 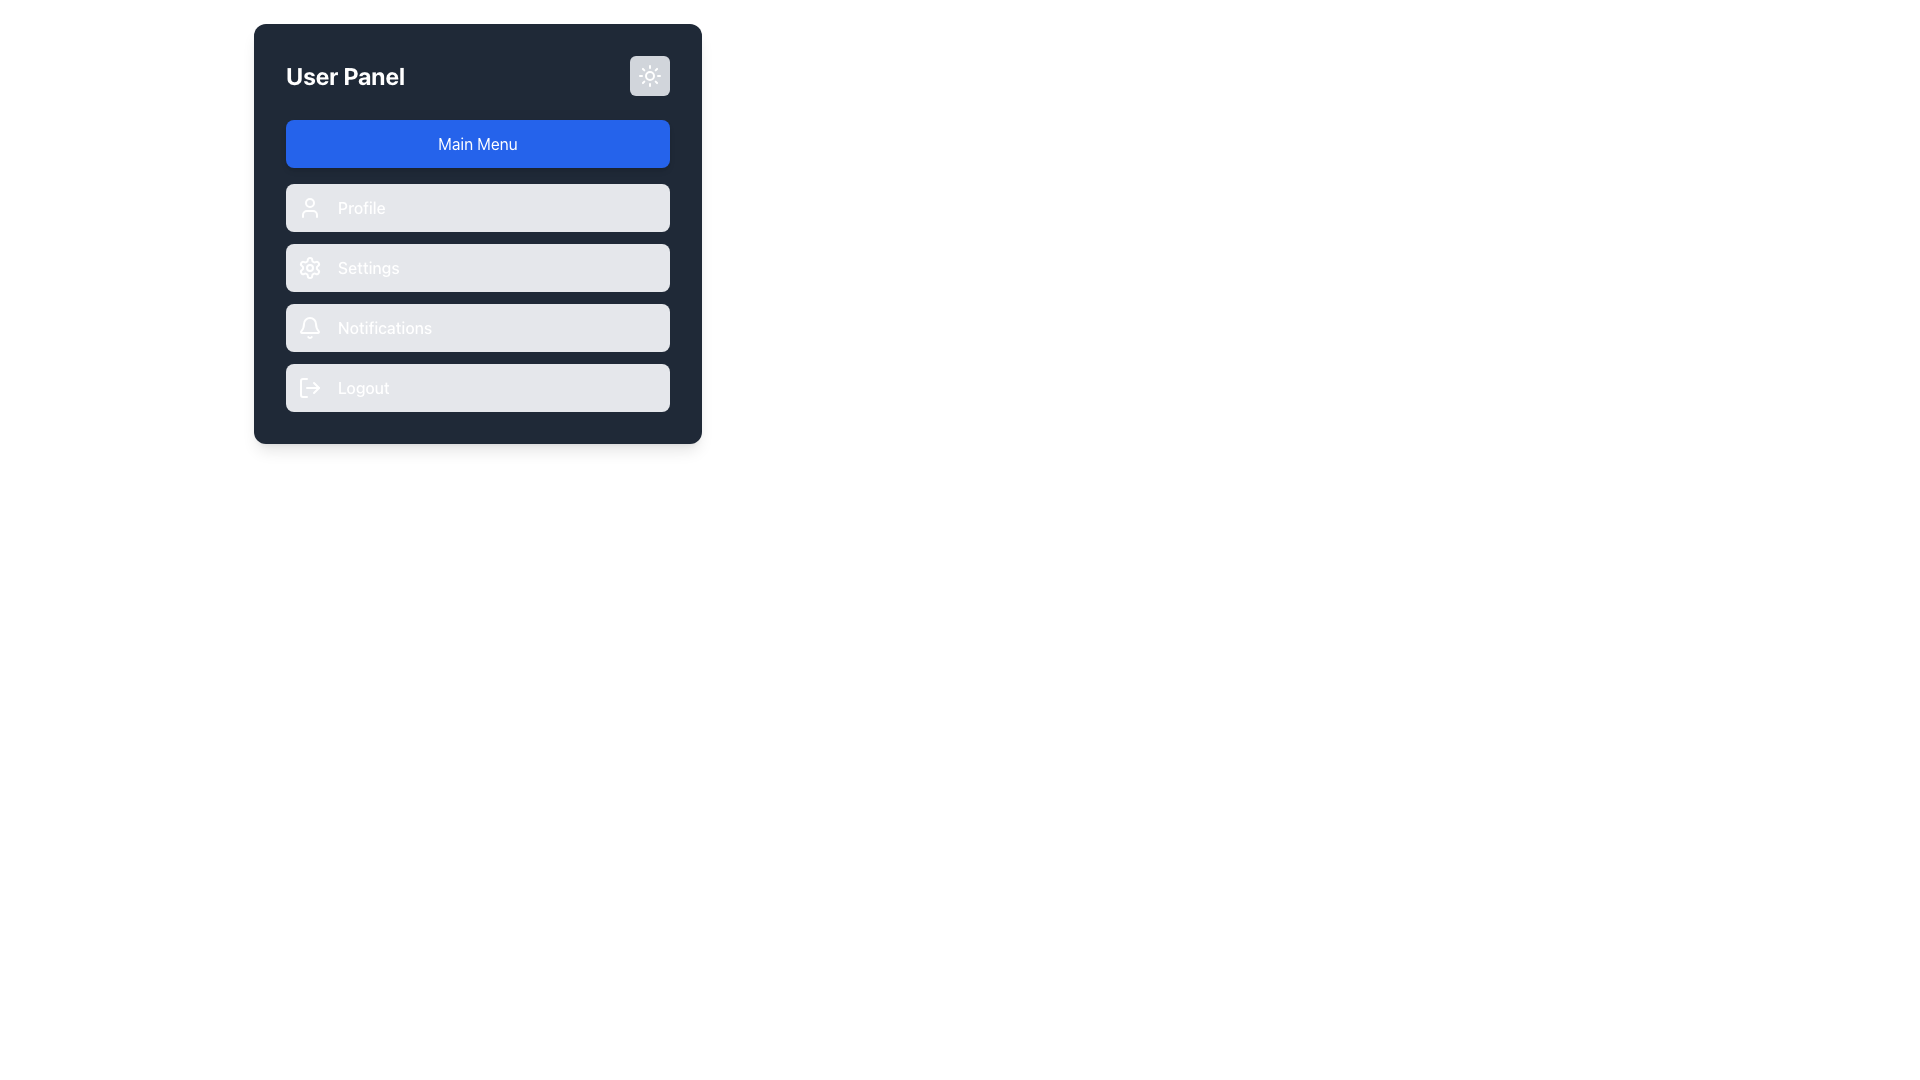 I want to click on the 'Settings' button, which is the second item in the User Panel interface, so click(x=477, y=297).